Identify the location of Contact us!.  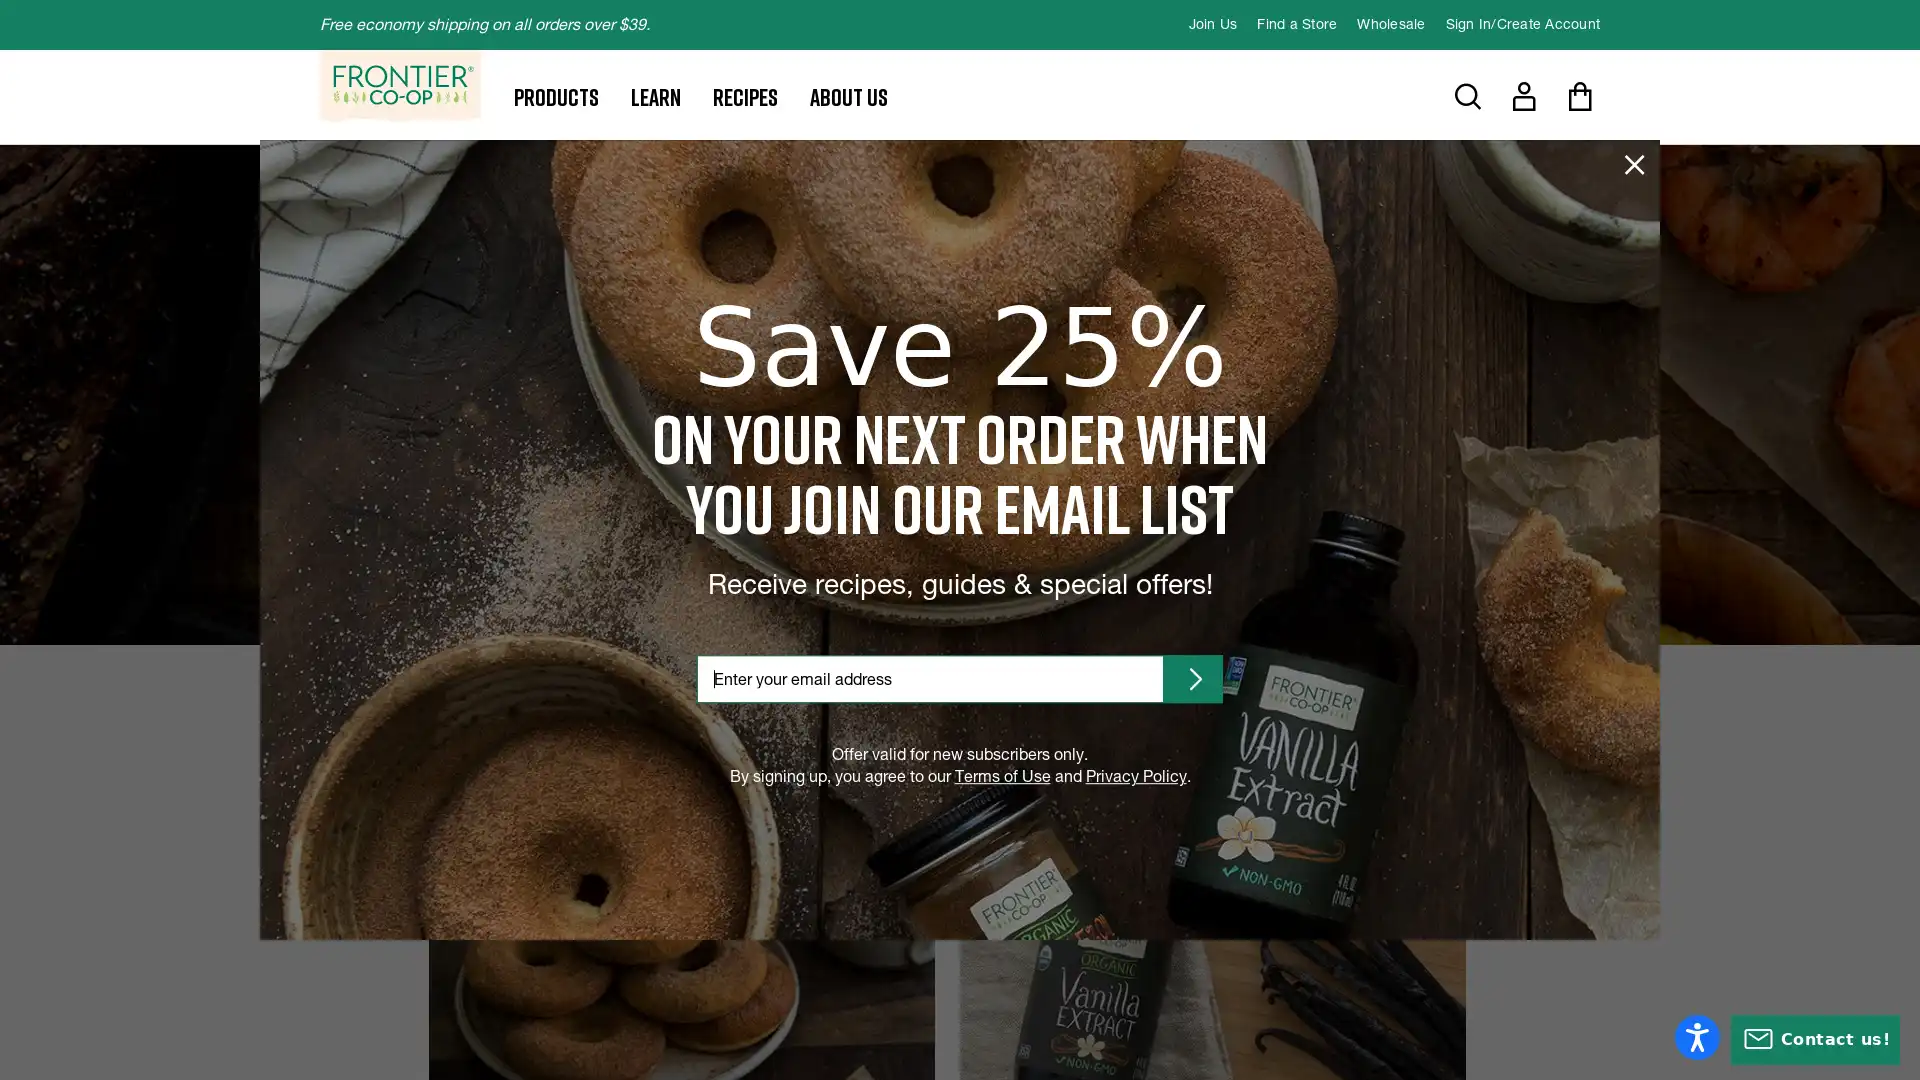
(1814, 1039).